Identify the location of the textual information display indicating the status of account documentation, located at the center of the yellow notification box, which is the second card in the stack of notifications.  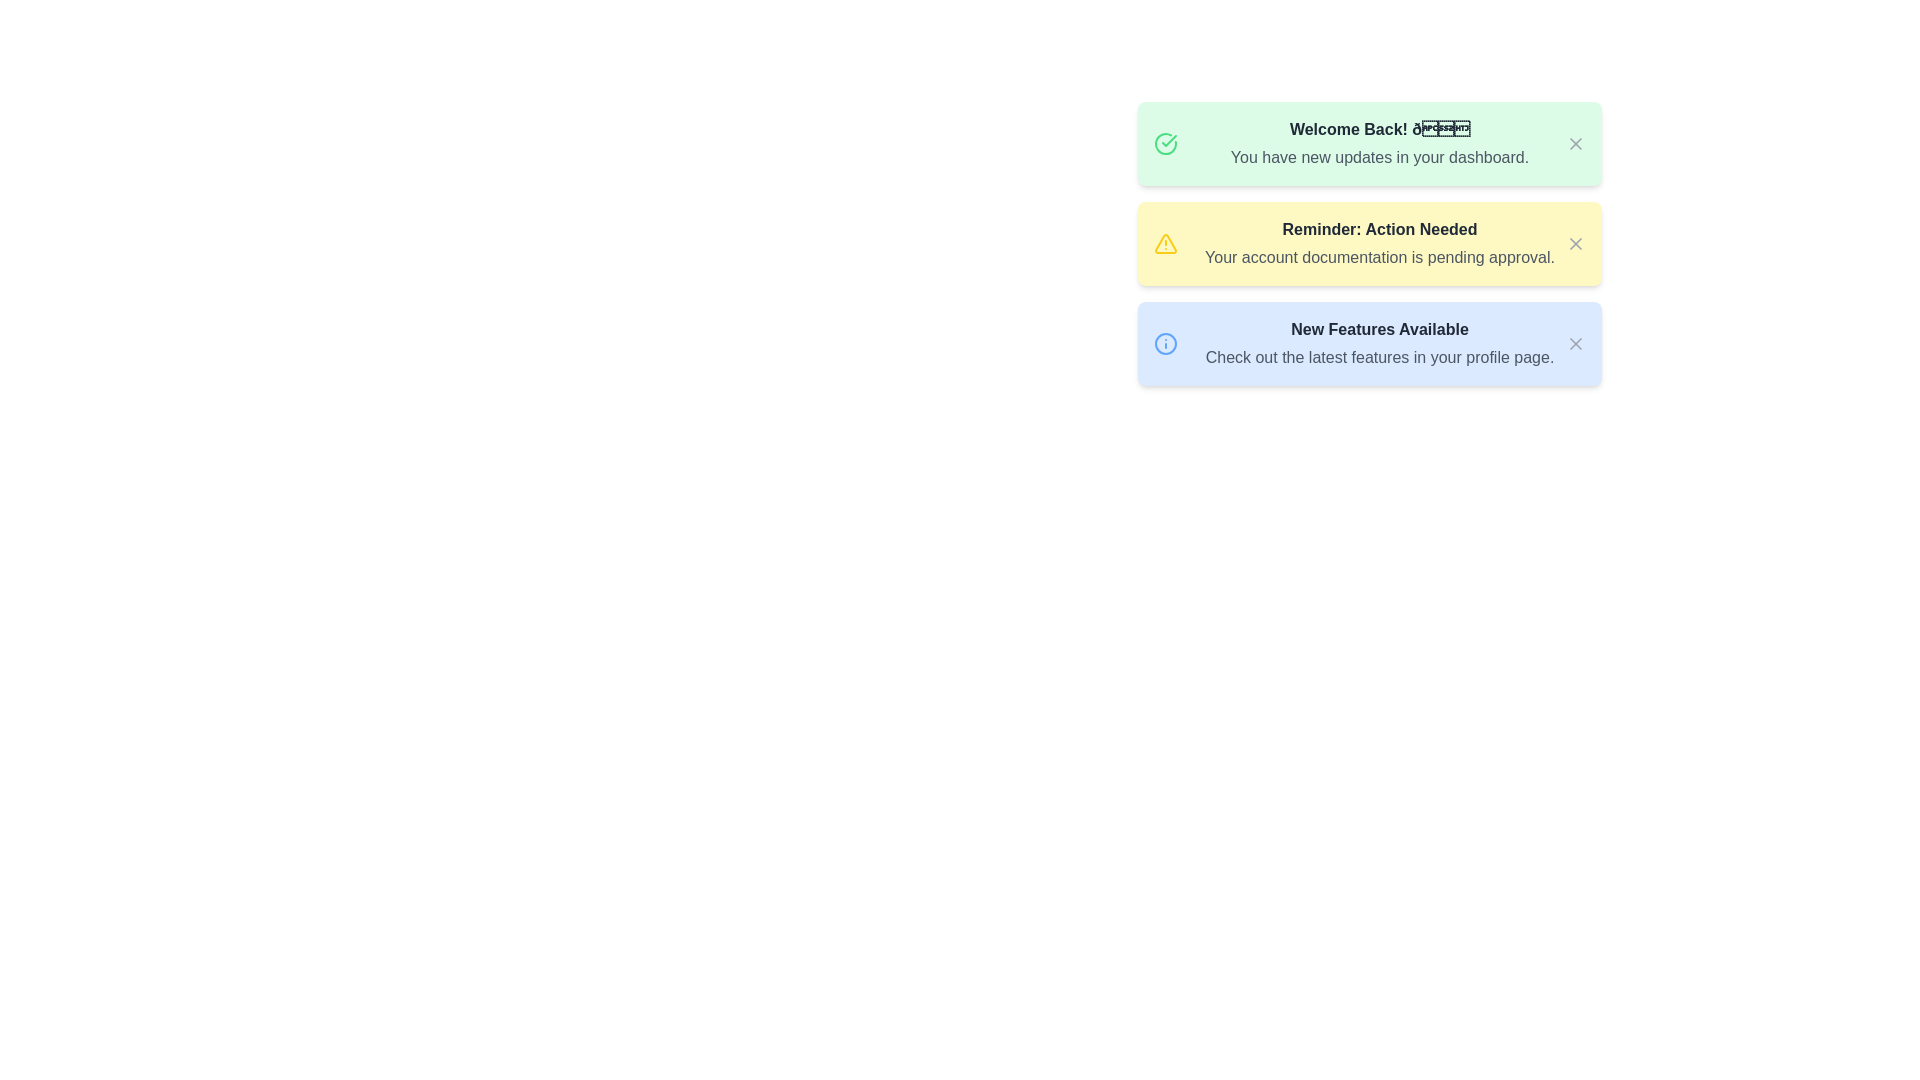
(1379, 242).